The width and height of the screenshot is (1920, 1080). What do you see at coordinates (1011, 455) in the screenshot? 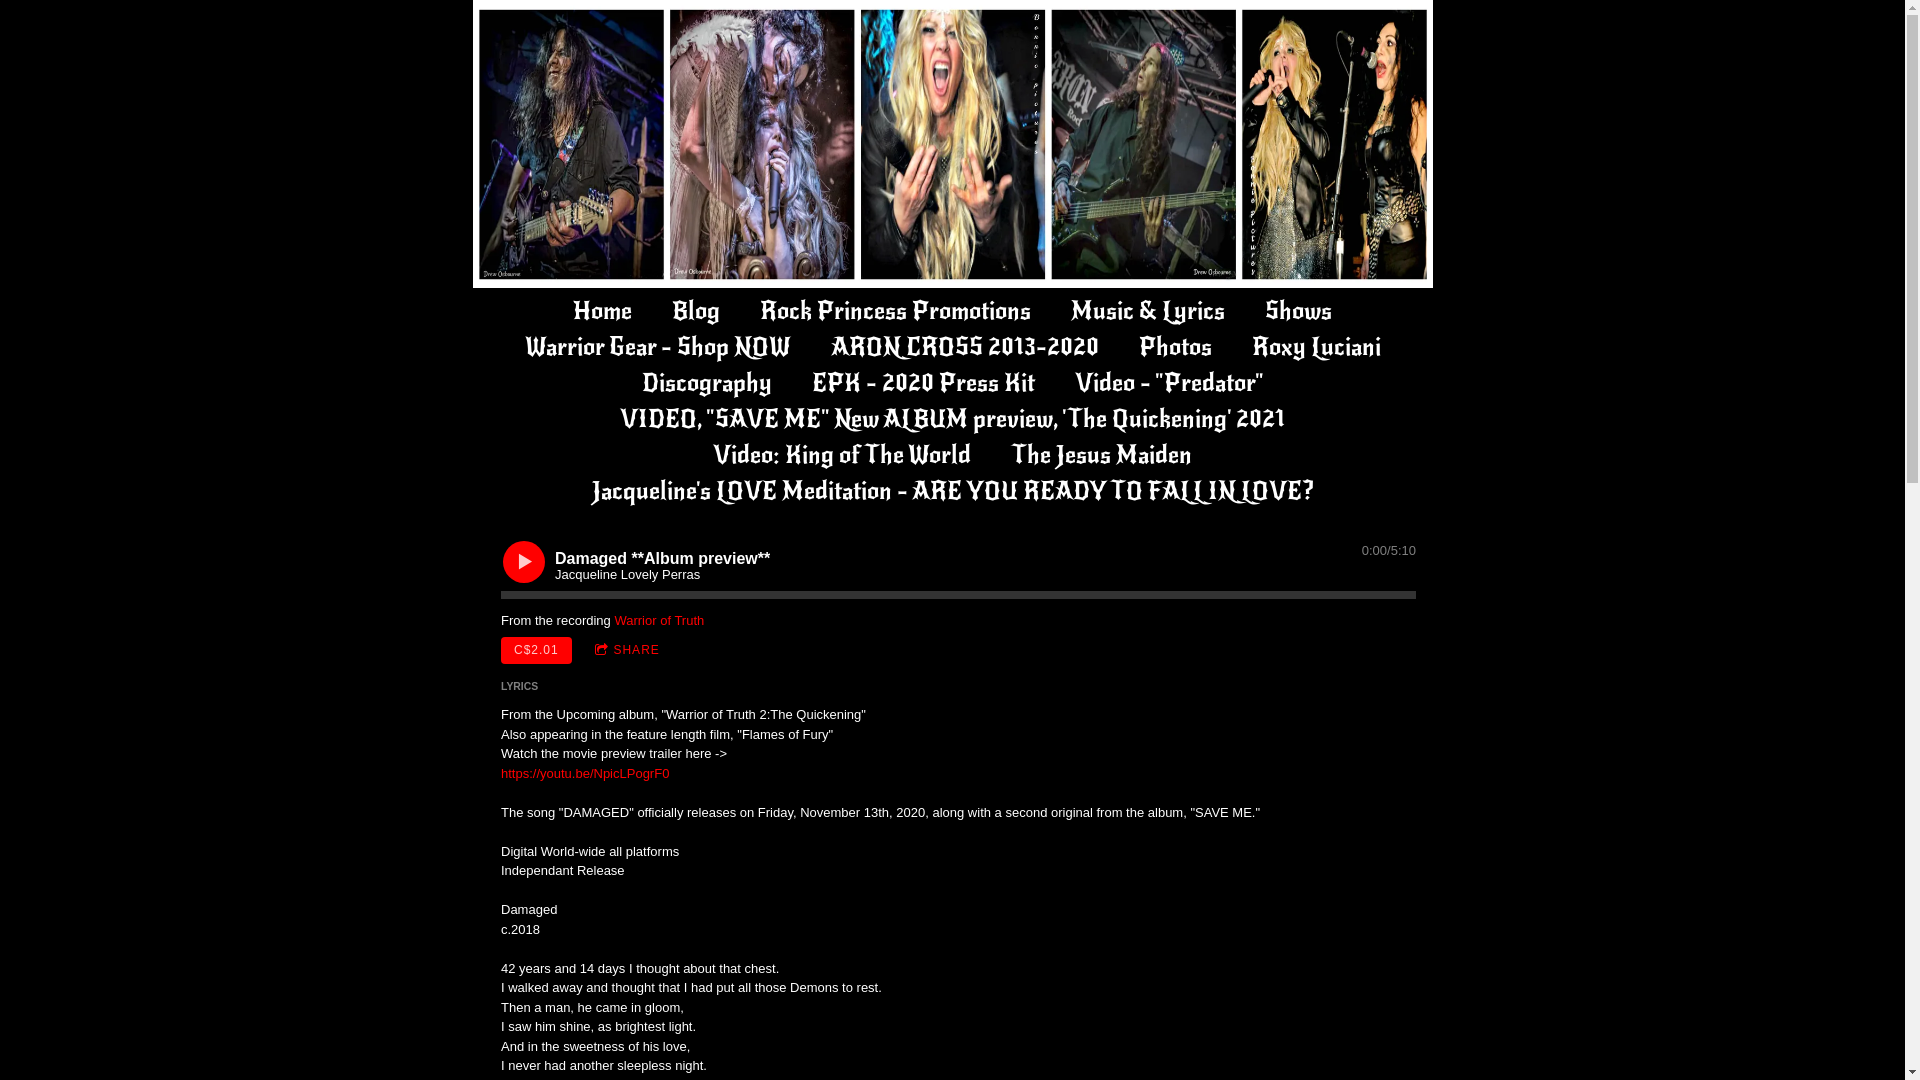
I see `'The Jesus Maiden'` at bounding box center [1011, 455].